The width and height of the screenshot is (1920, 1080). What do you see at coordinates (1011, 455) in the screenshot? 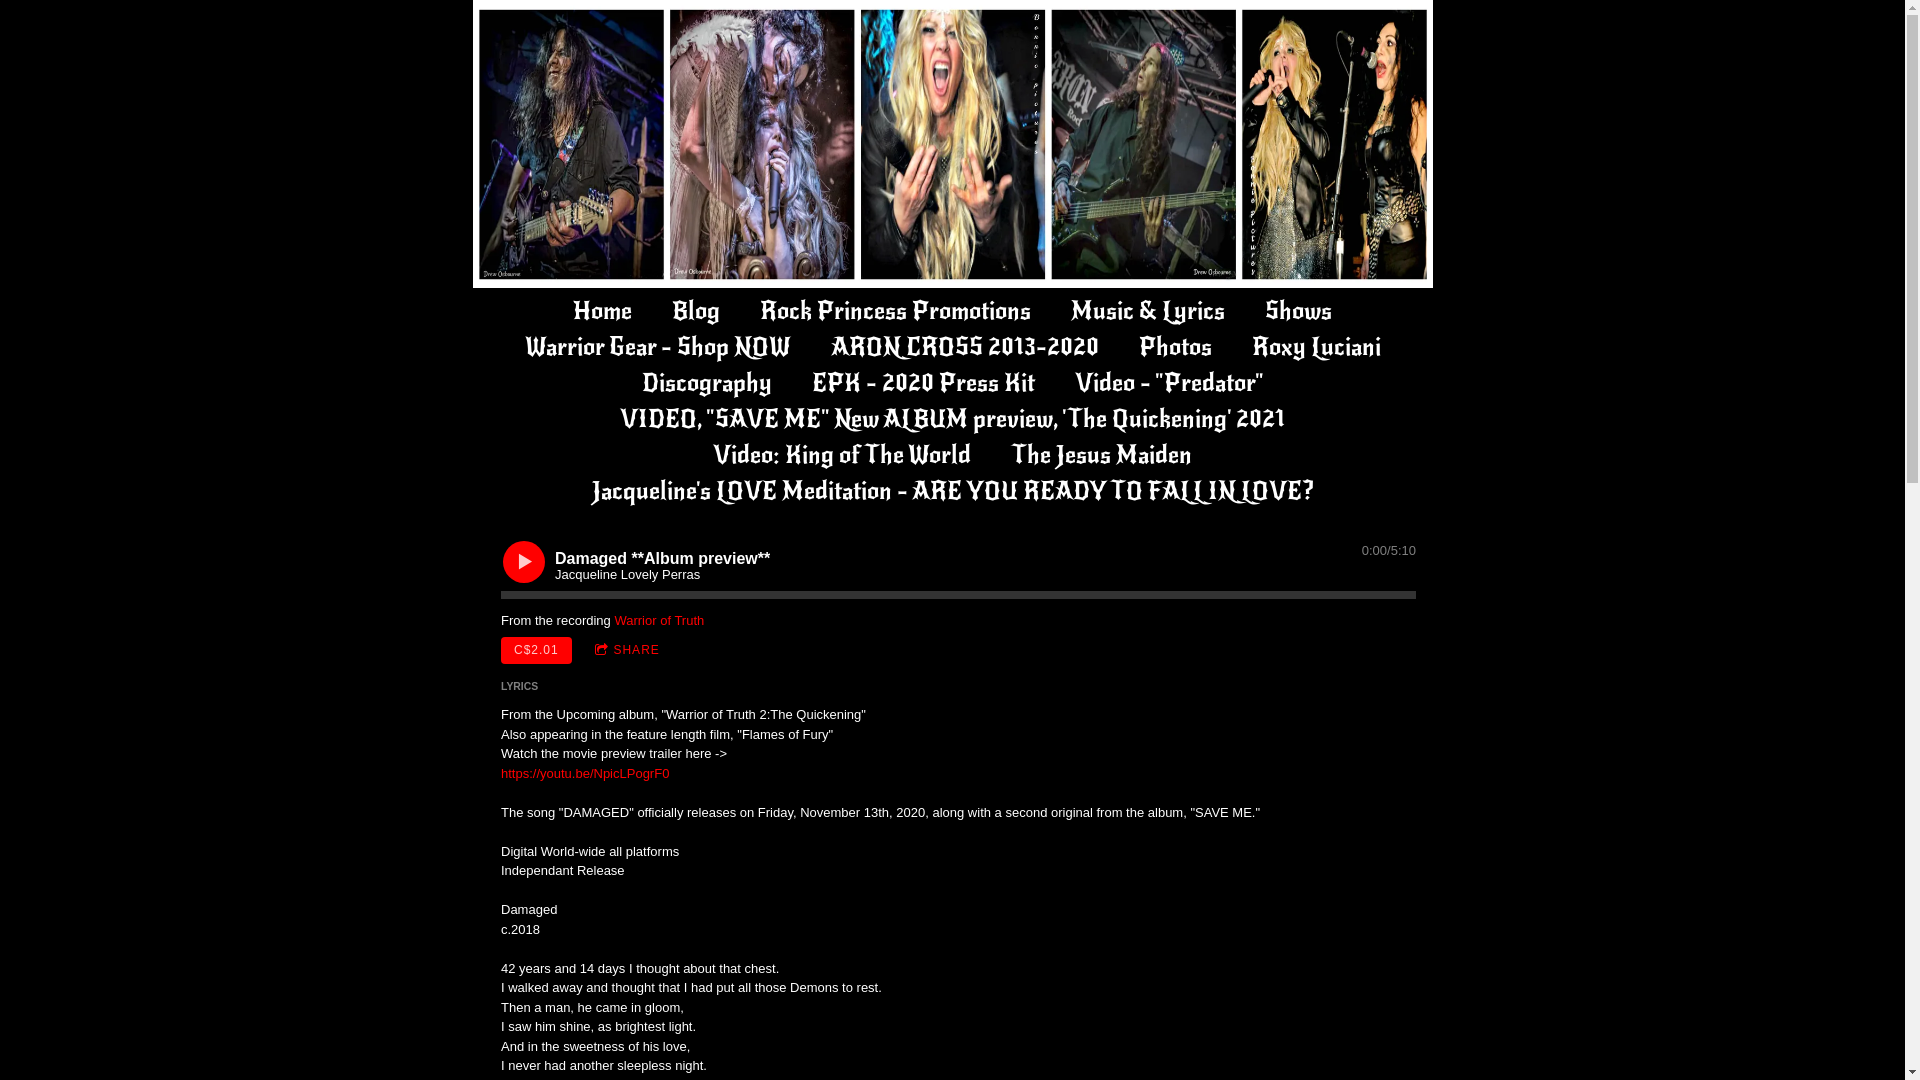
I see `'The Jesus Maiden'` at bounding box center [1011, 455].